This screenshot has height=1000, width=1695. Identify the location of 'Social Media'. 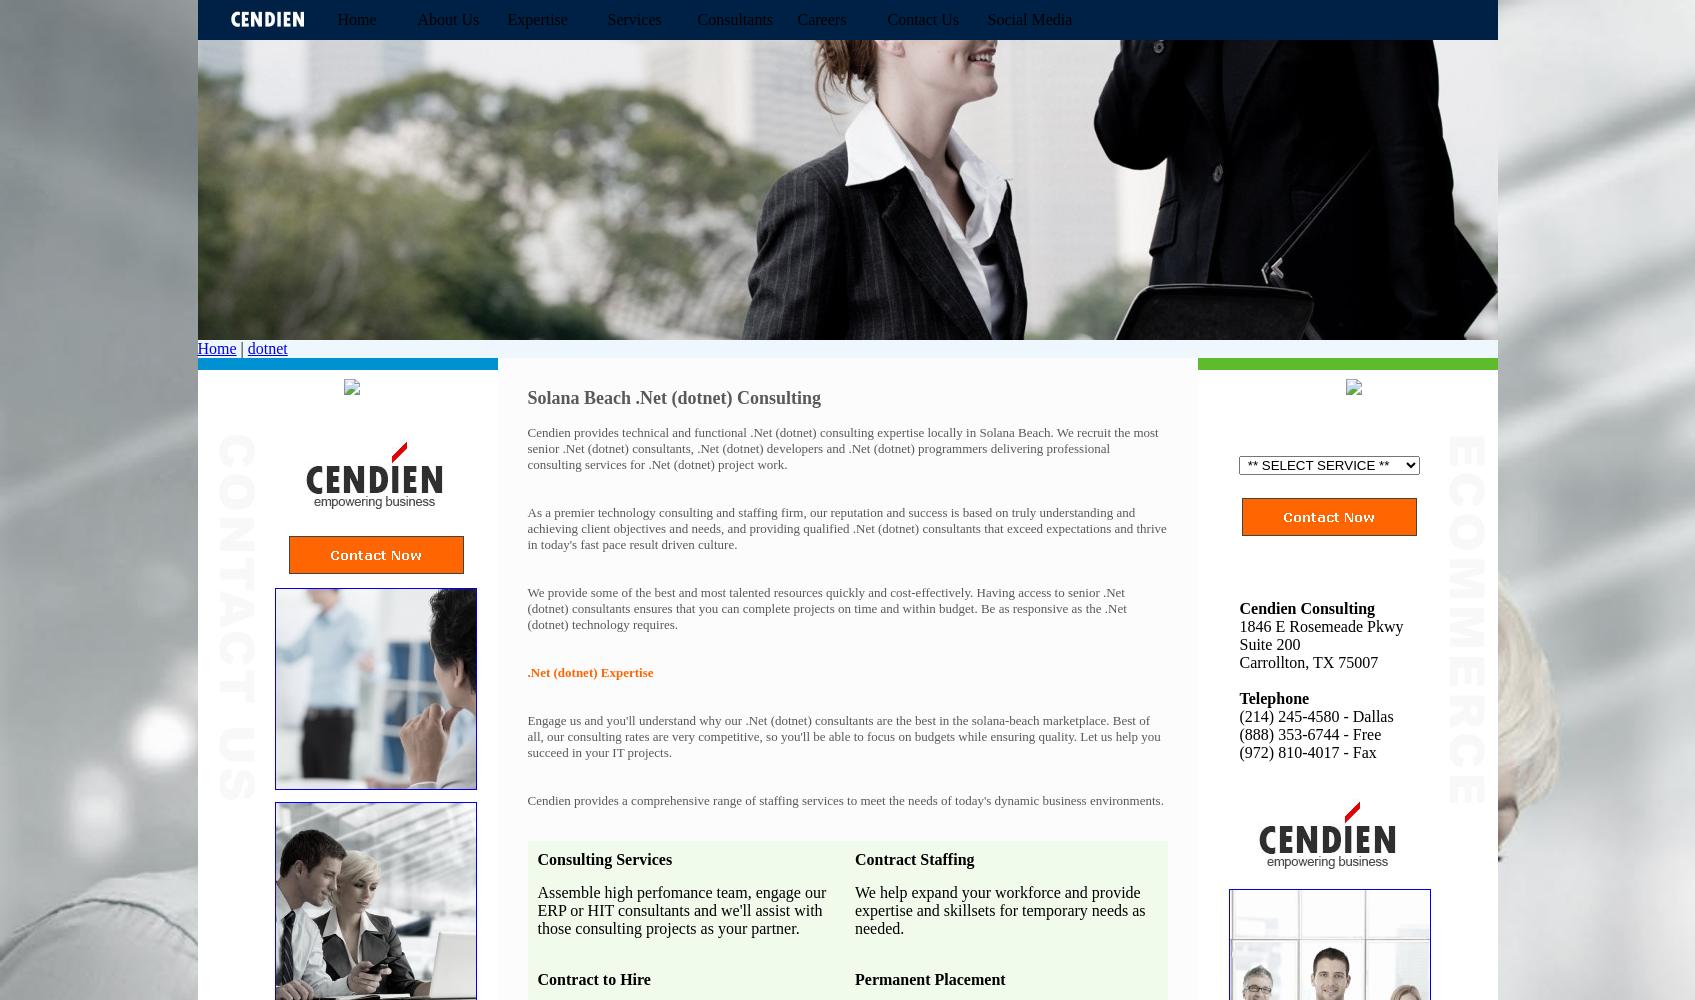
(1028, 19).